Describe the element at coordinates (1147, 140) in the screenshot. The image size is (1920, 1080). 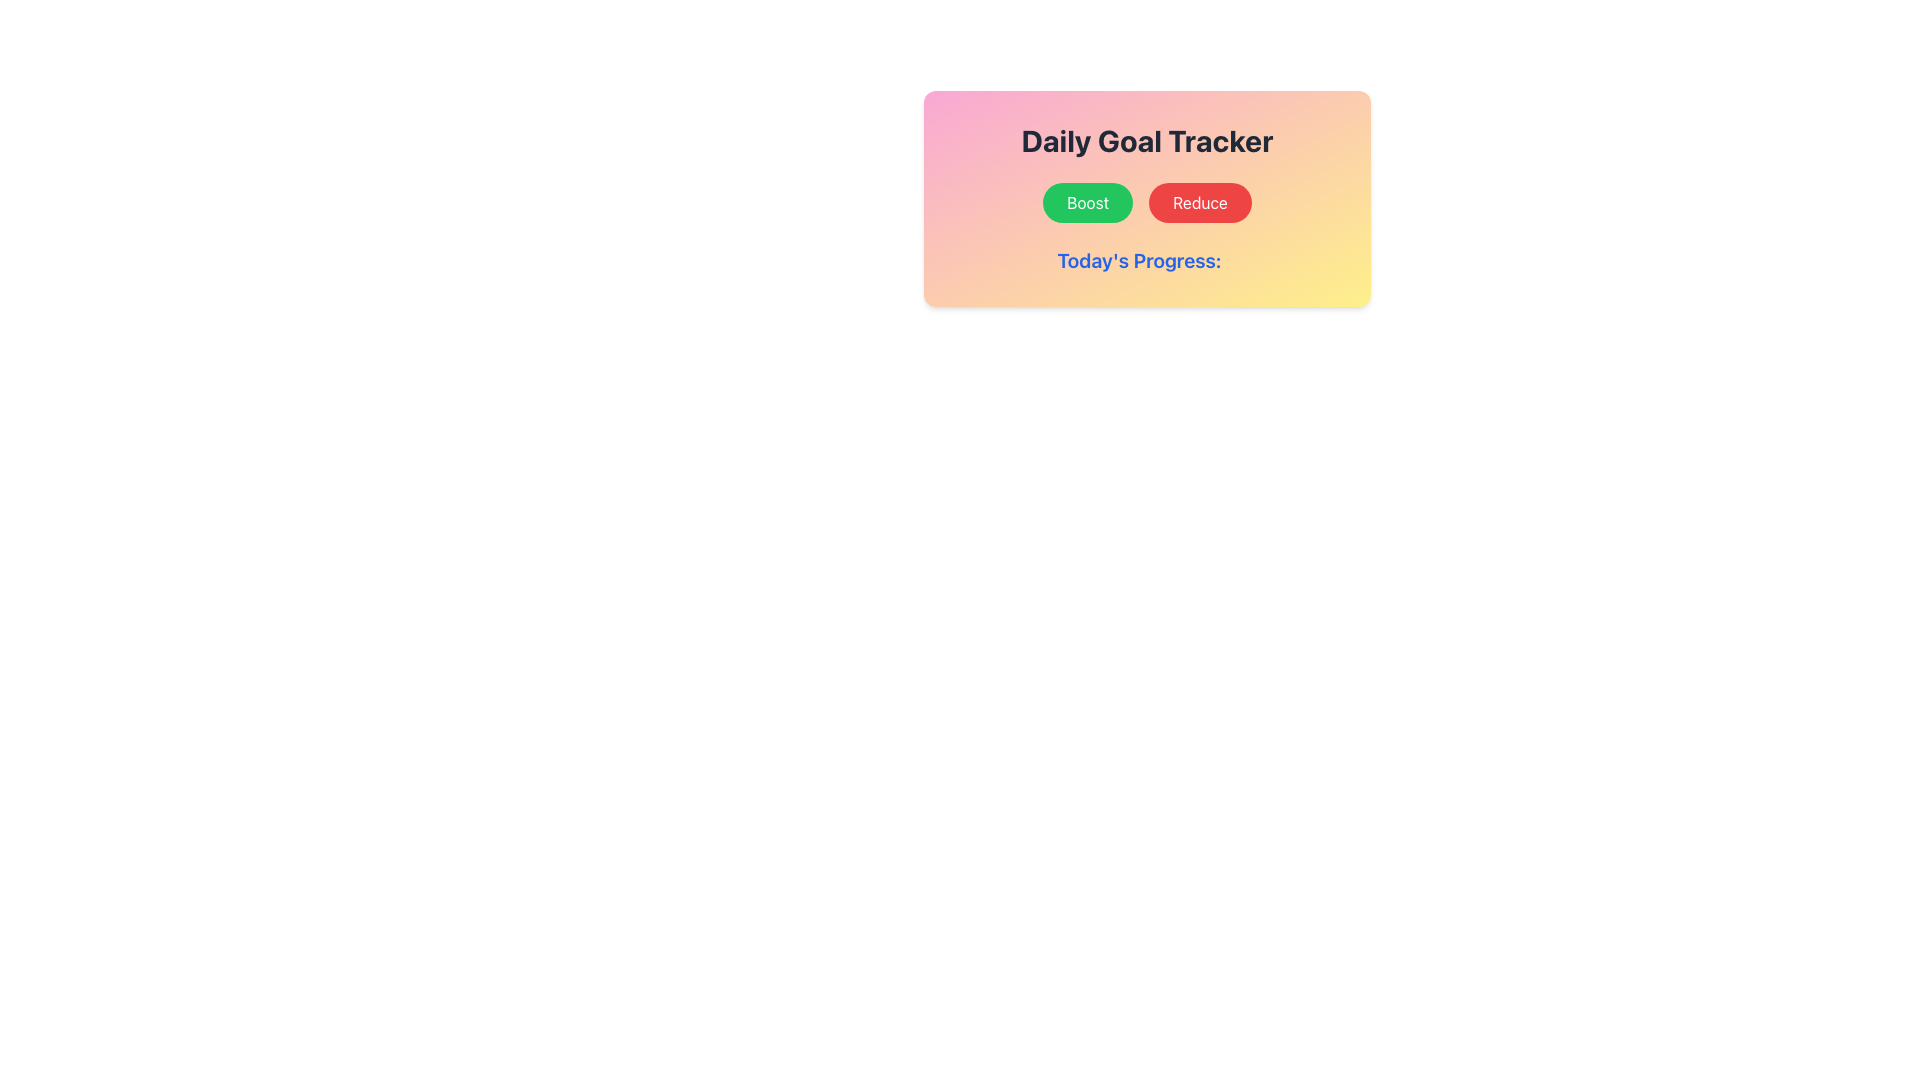
I see `the text label or header that serves as the title for the section, positioned above the 'Boost' and 'Reduce' buttons and the 'Today's Progress' label` at that location.